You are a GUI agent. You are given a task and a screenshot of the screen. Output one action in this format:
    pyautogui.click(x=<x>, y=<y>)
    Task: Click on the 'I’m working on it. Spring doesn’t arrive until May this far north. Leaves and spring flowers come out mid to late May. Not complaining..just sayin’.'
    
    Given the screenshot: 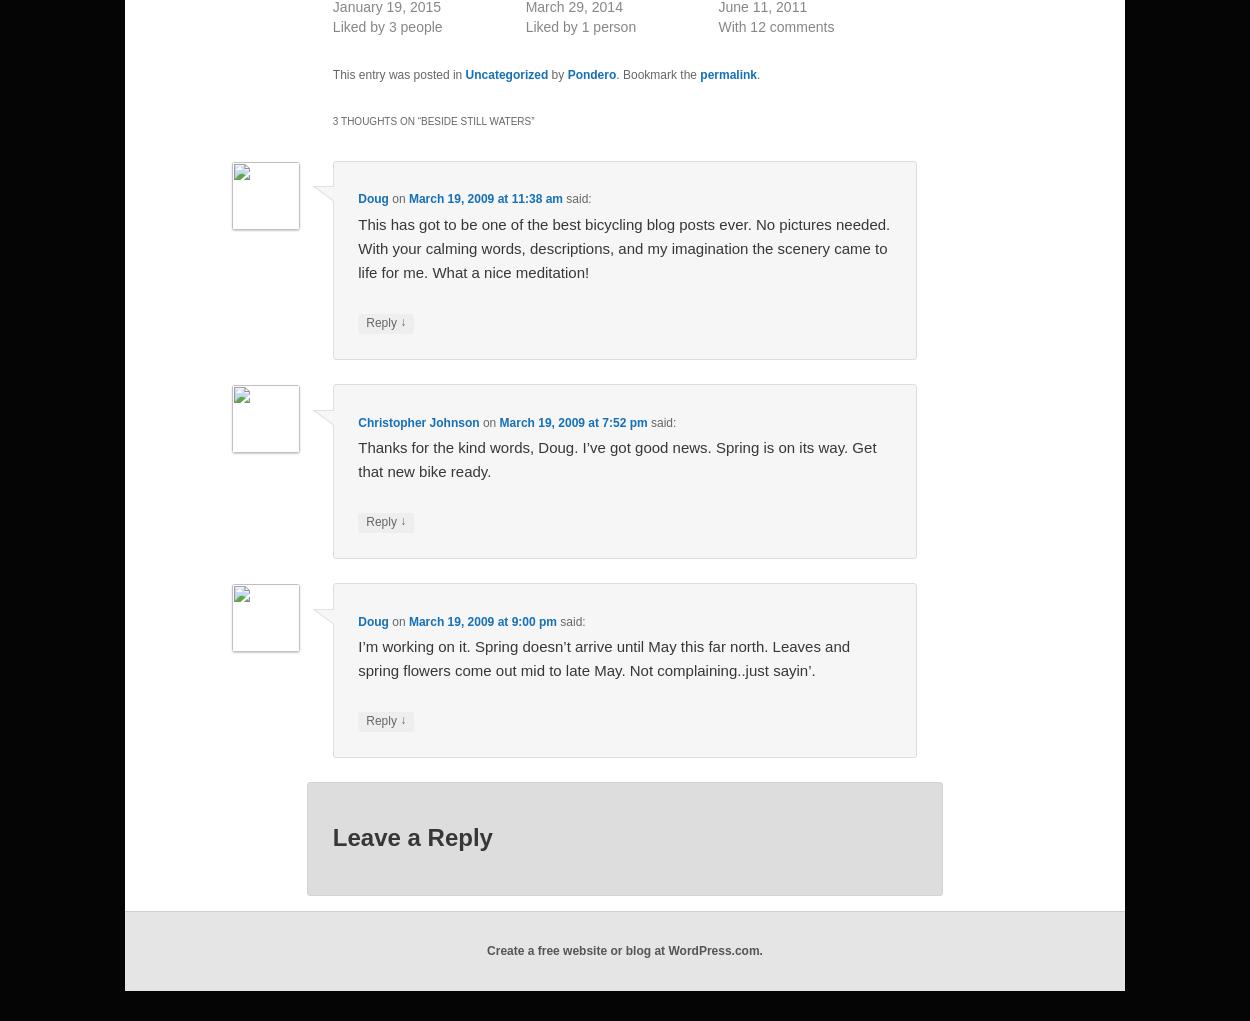 What is the action you would take?
    pyautogui.click(x=357, y=657)
    